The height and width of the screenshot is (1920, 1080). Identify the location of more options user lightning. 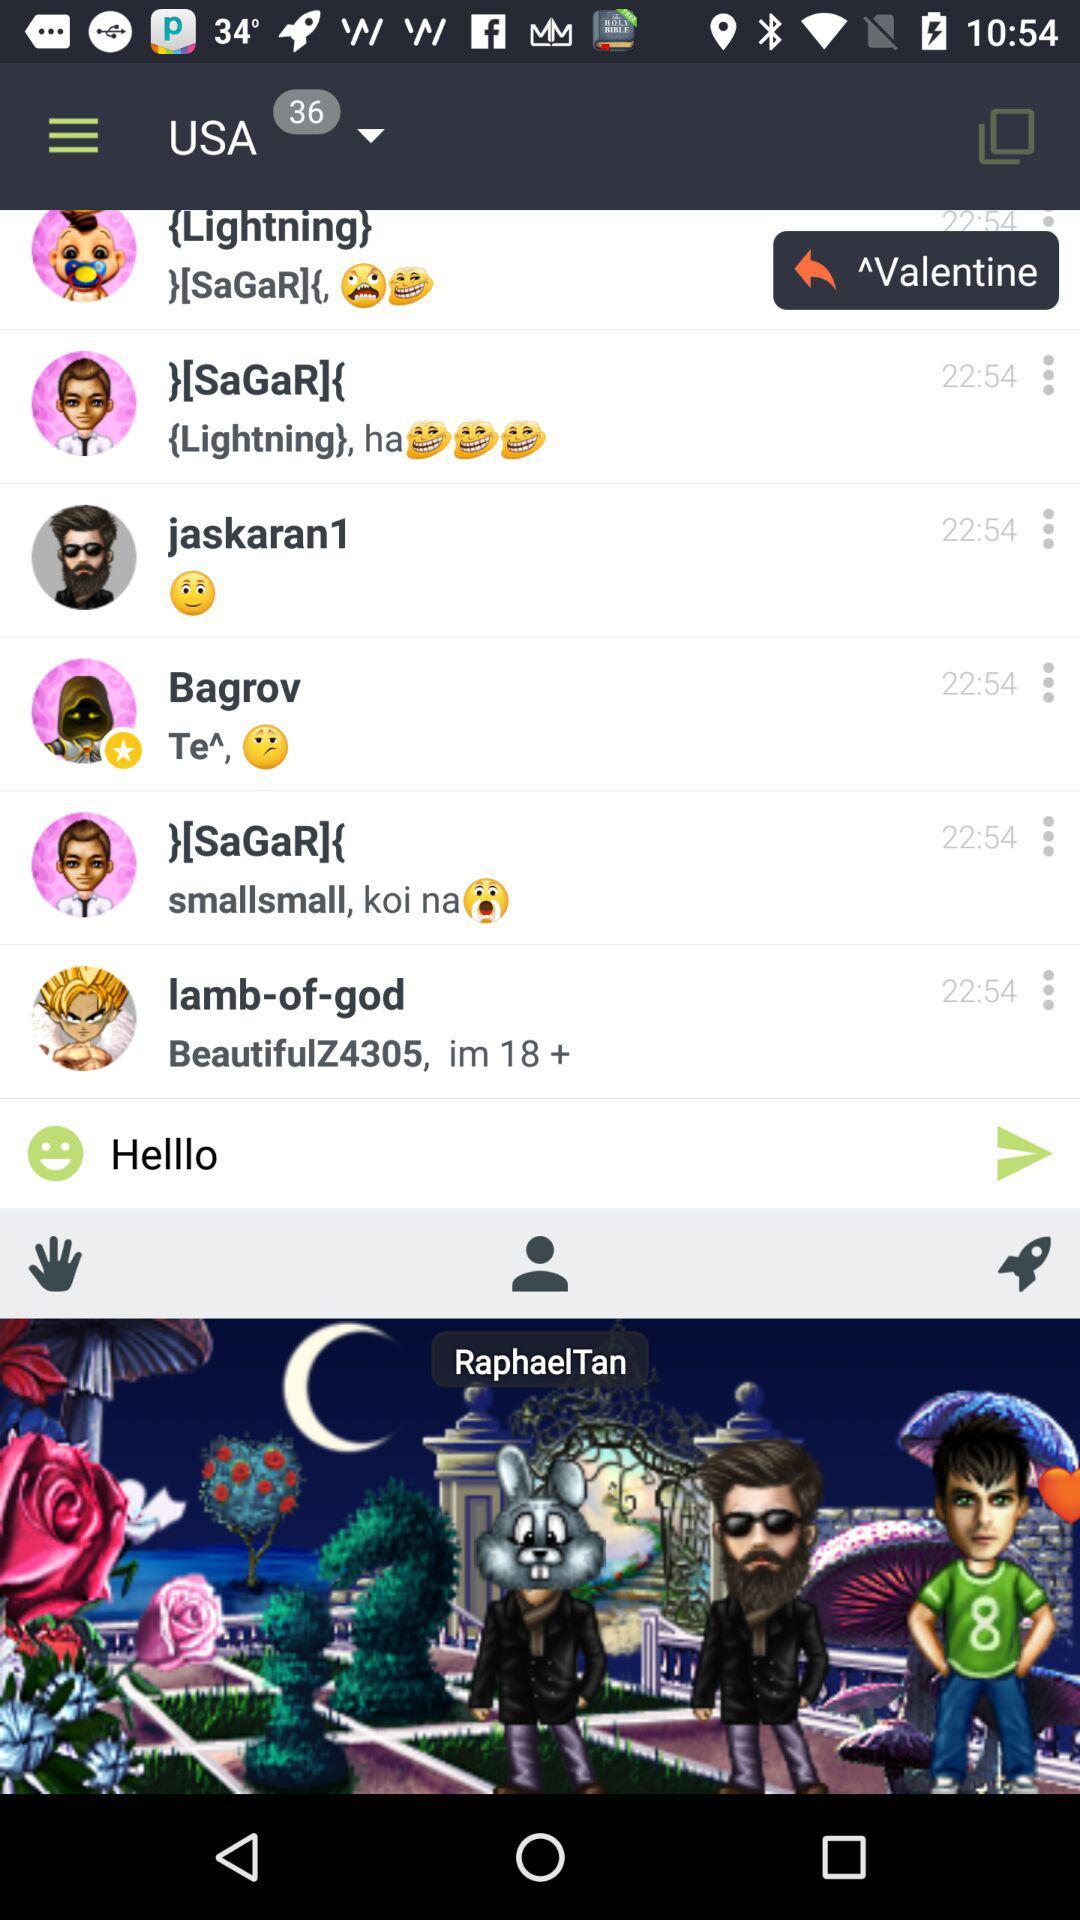
(1047, 231).